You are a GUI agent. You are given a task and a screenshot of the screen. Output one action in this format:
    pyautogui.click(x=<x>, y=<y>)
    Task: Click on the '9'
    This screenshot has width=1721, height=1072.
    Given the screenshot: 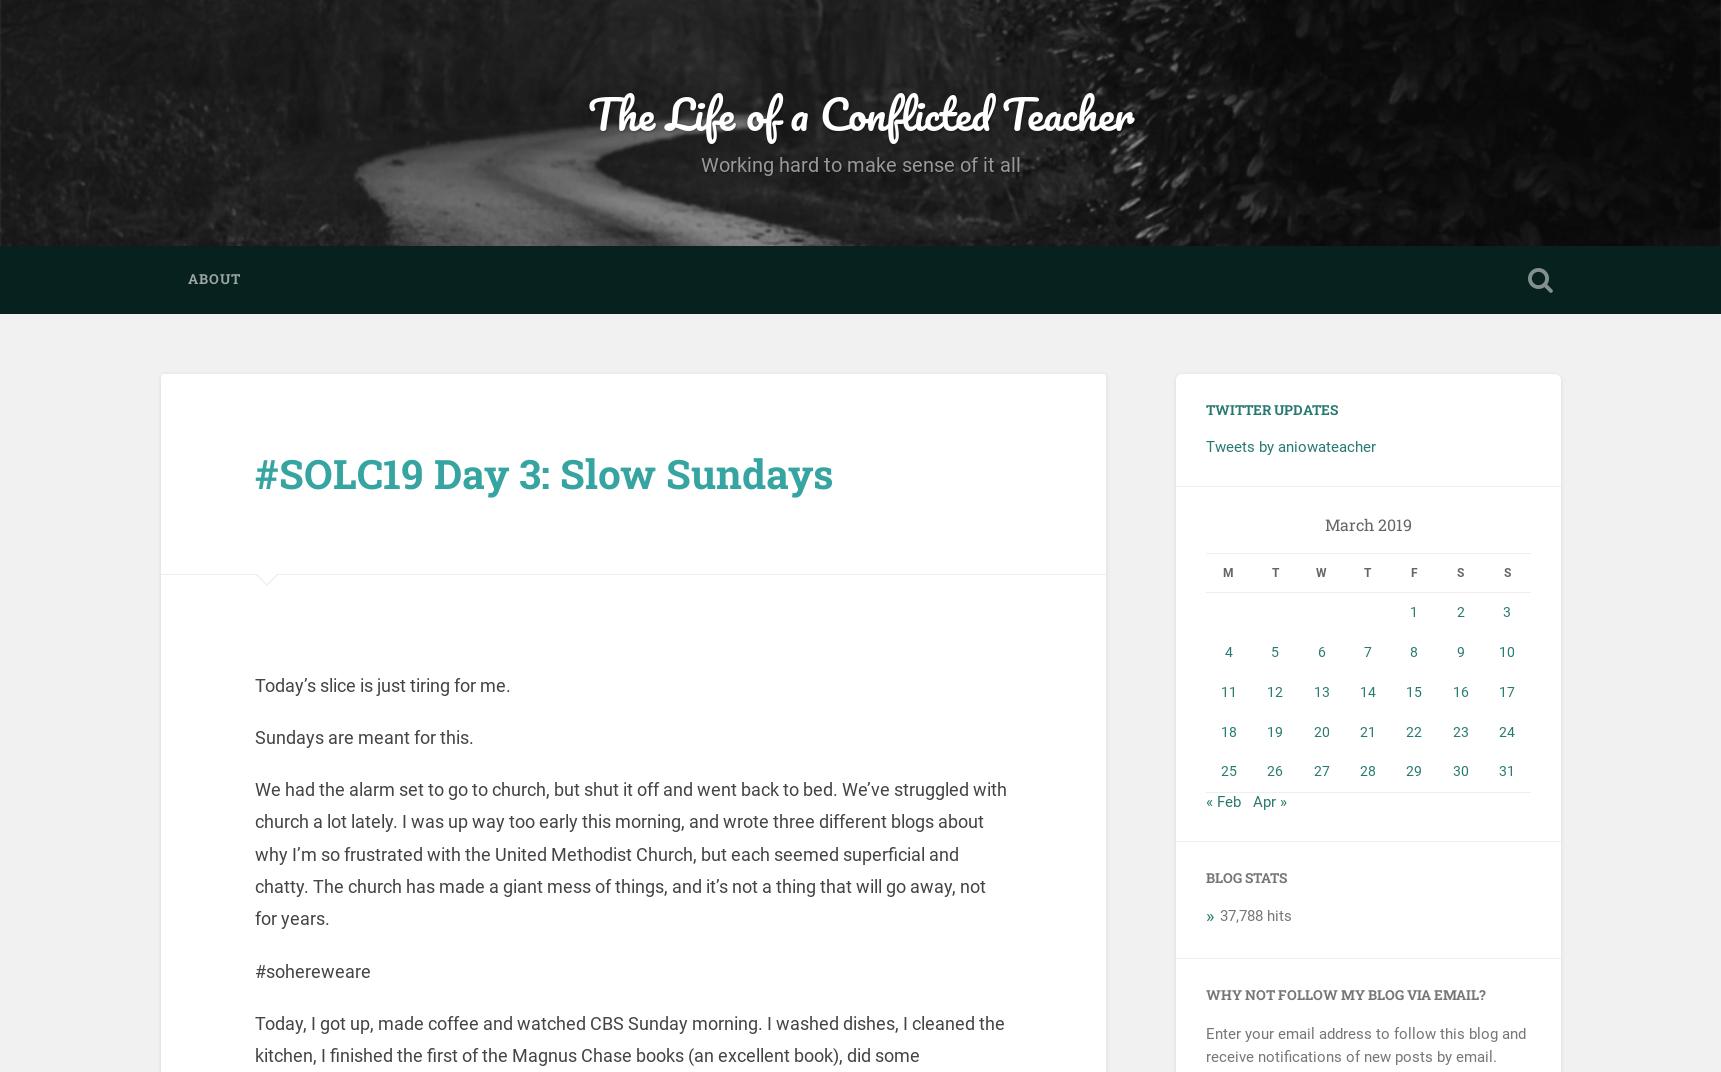 What is the action you would take?
    pyautogui.click(x=1458, y=651)
    